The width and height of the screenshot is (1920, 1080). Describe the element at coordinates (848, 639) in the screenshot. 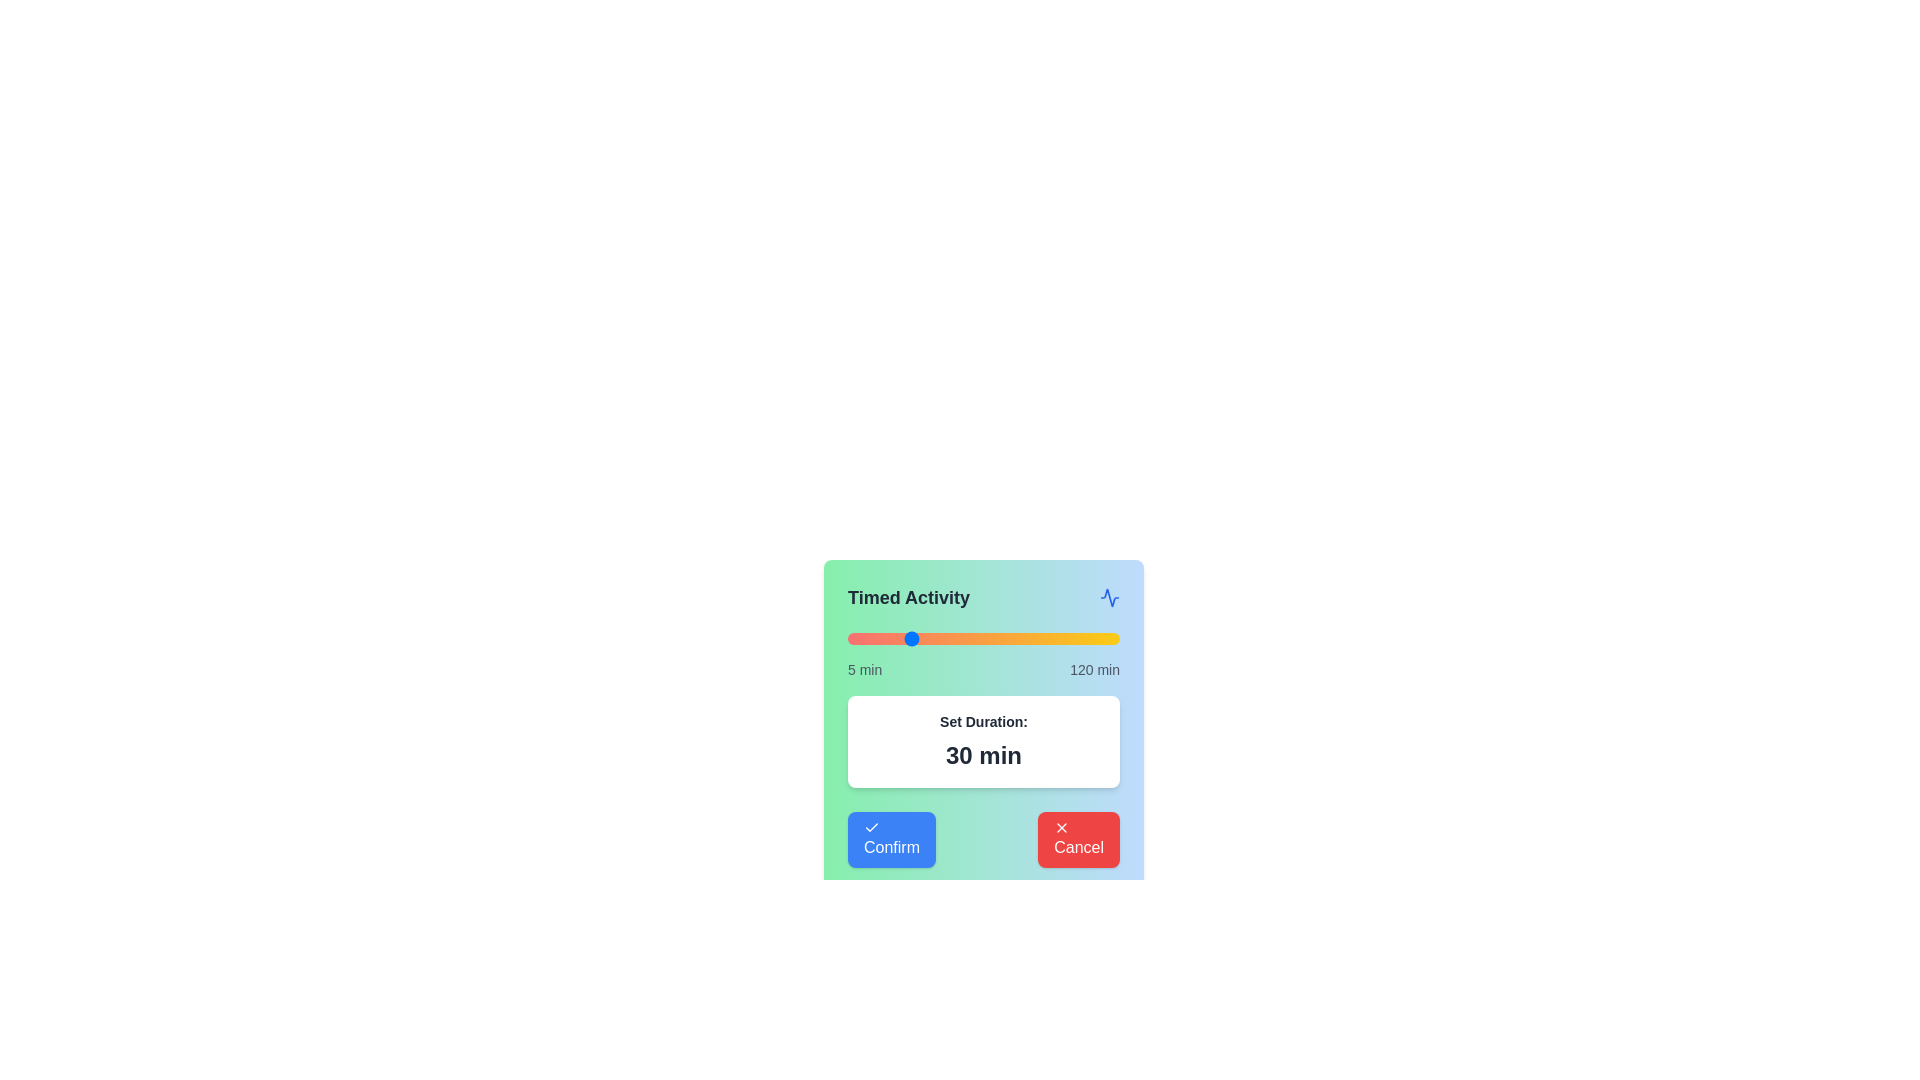

I see `the slider to set the activity duration to 5 minutes` at that location.